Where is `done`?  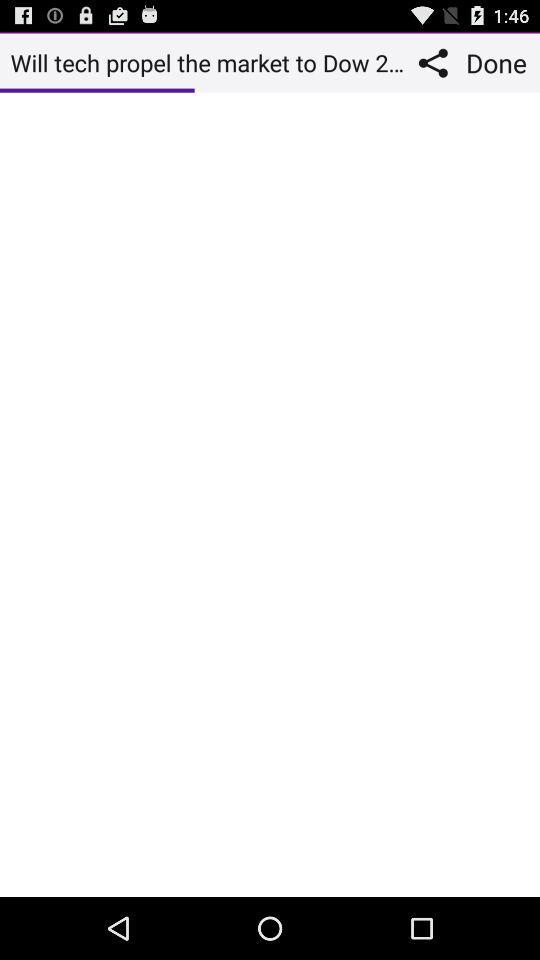
done is located at coordinates (498, 62).